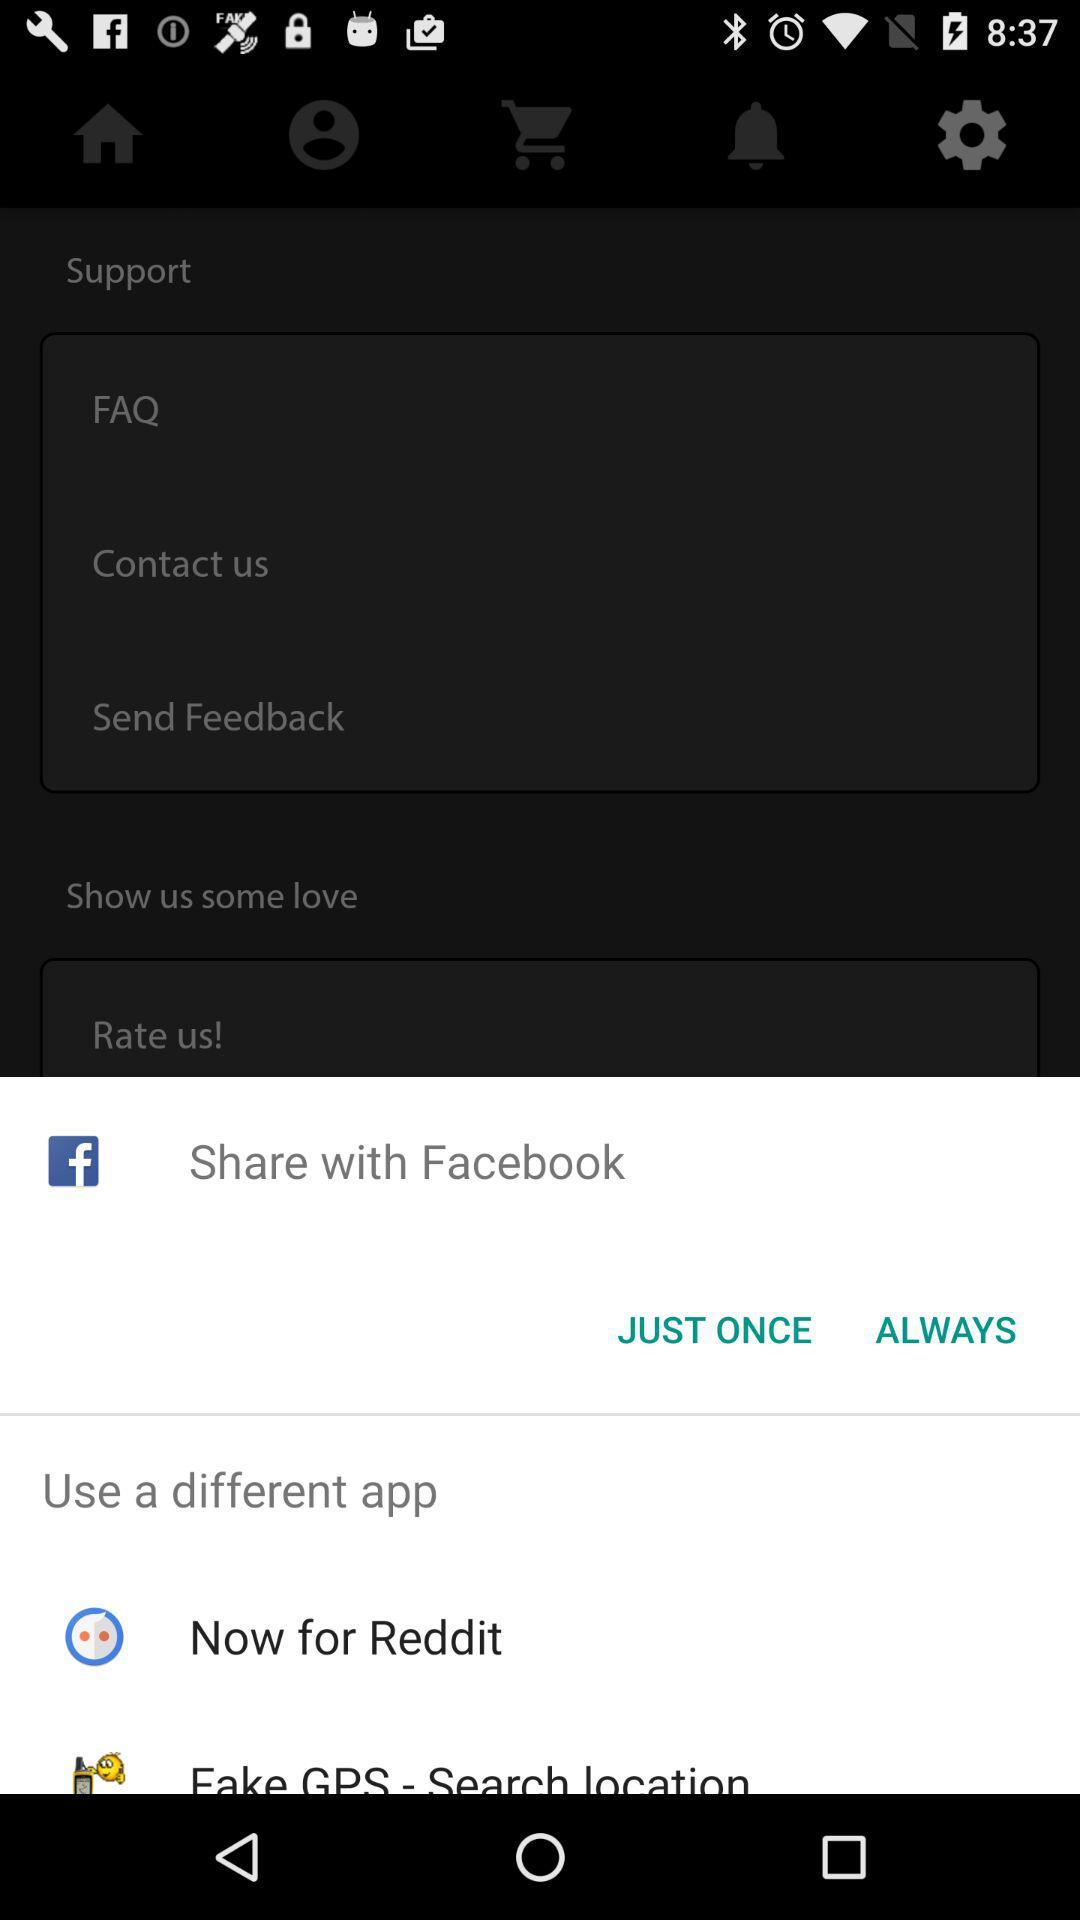 The height and width of the screenshot is (1920, 1080). I want to click on use a different app, so click(540, 1489).